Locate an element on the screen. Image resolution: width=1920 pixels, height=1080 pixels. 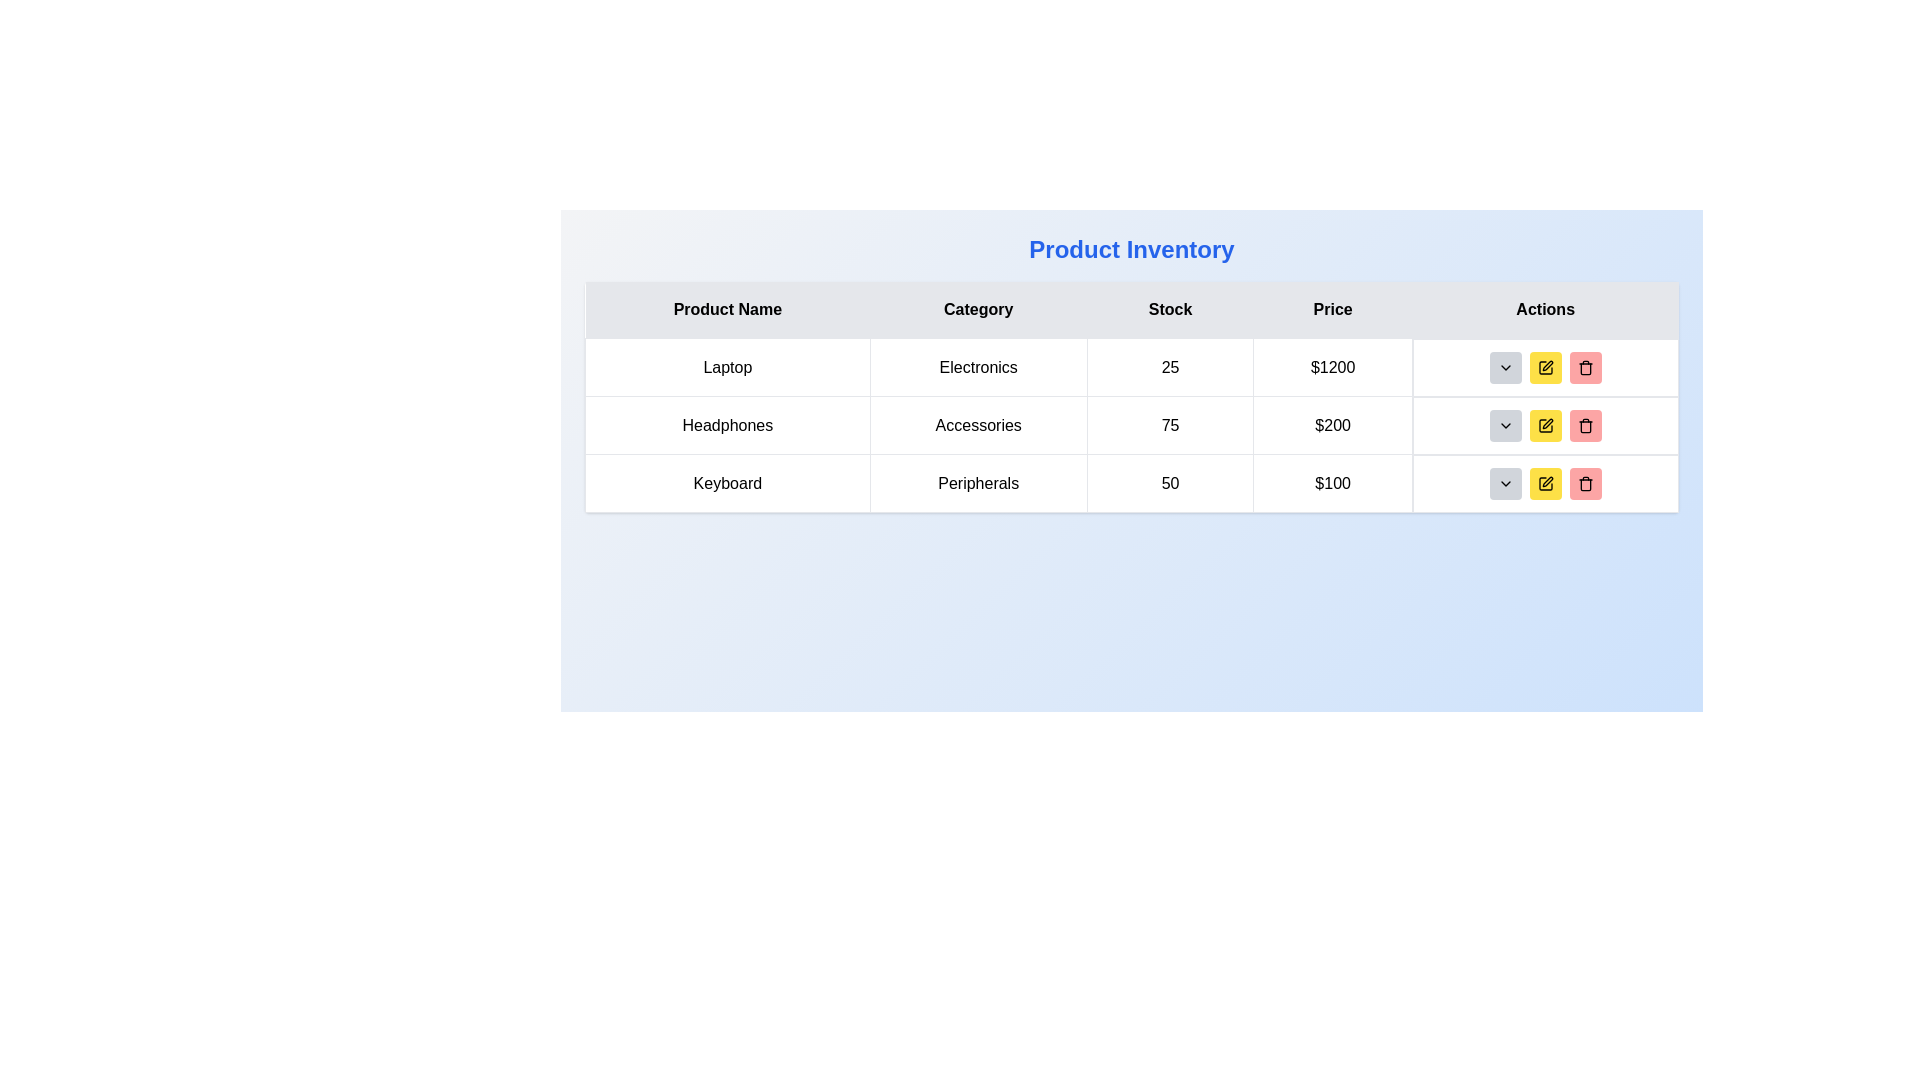
the second action button icon, which is a stylized pen and square icon with a yellow background, located in the 'Actions' column of the third row adjacent to the 'Keyboard' product row is located at coordinates (1544, 483).